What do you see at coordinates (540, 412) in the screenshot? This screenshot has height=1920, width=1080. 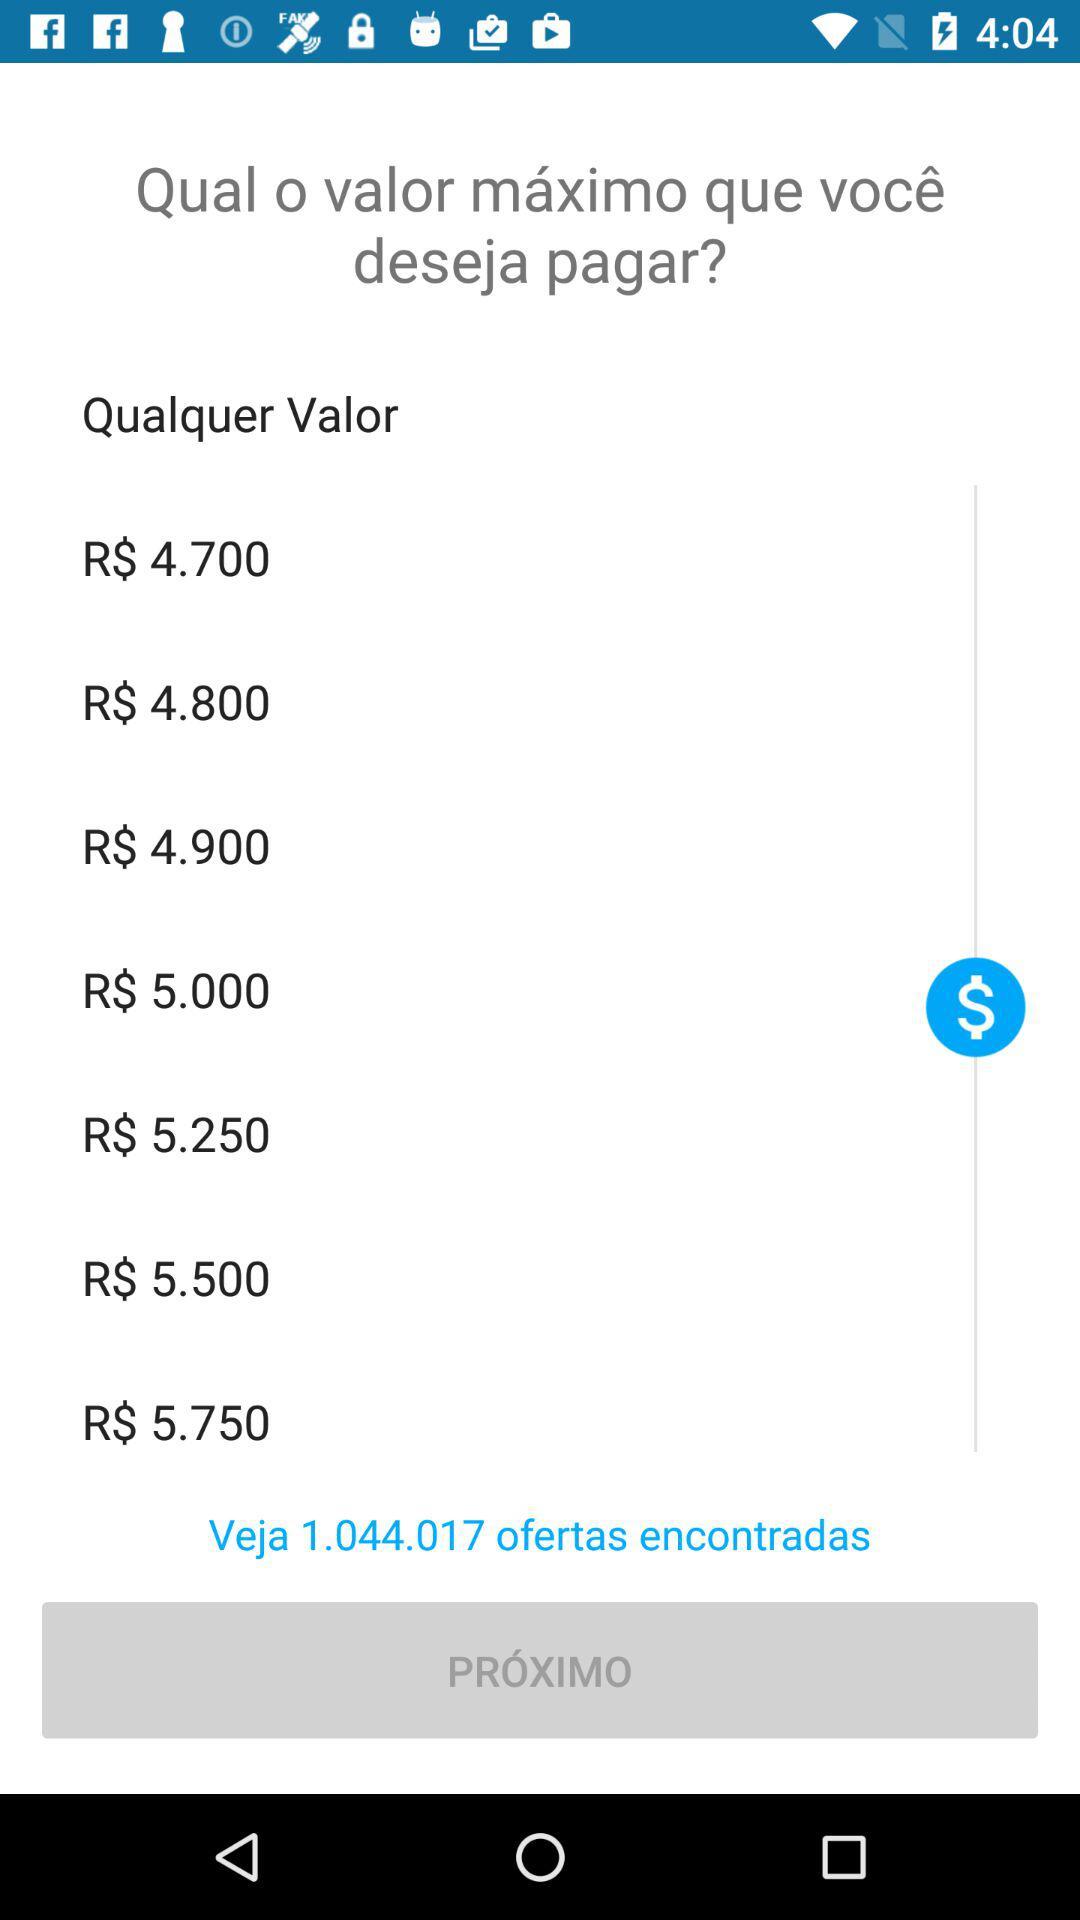 I see `qualquer valor` at bounding box center [540, 412].